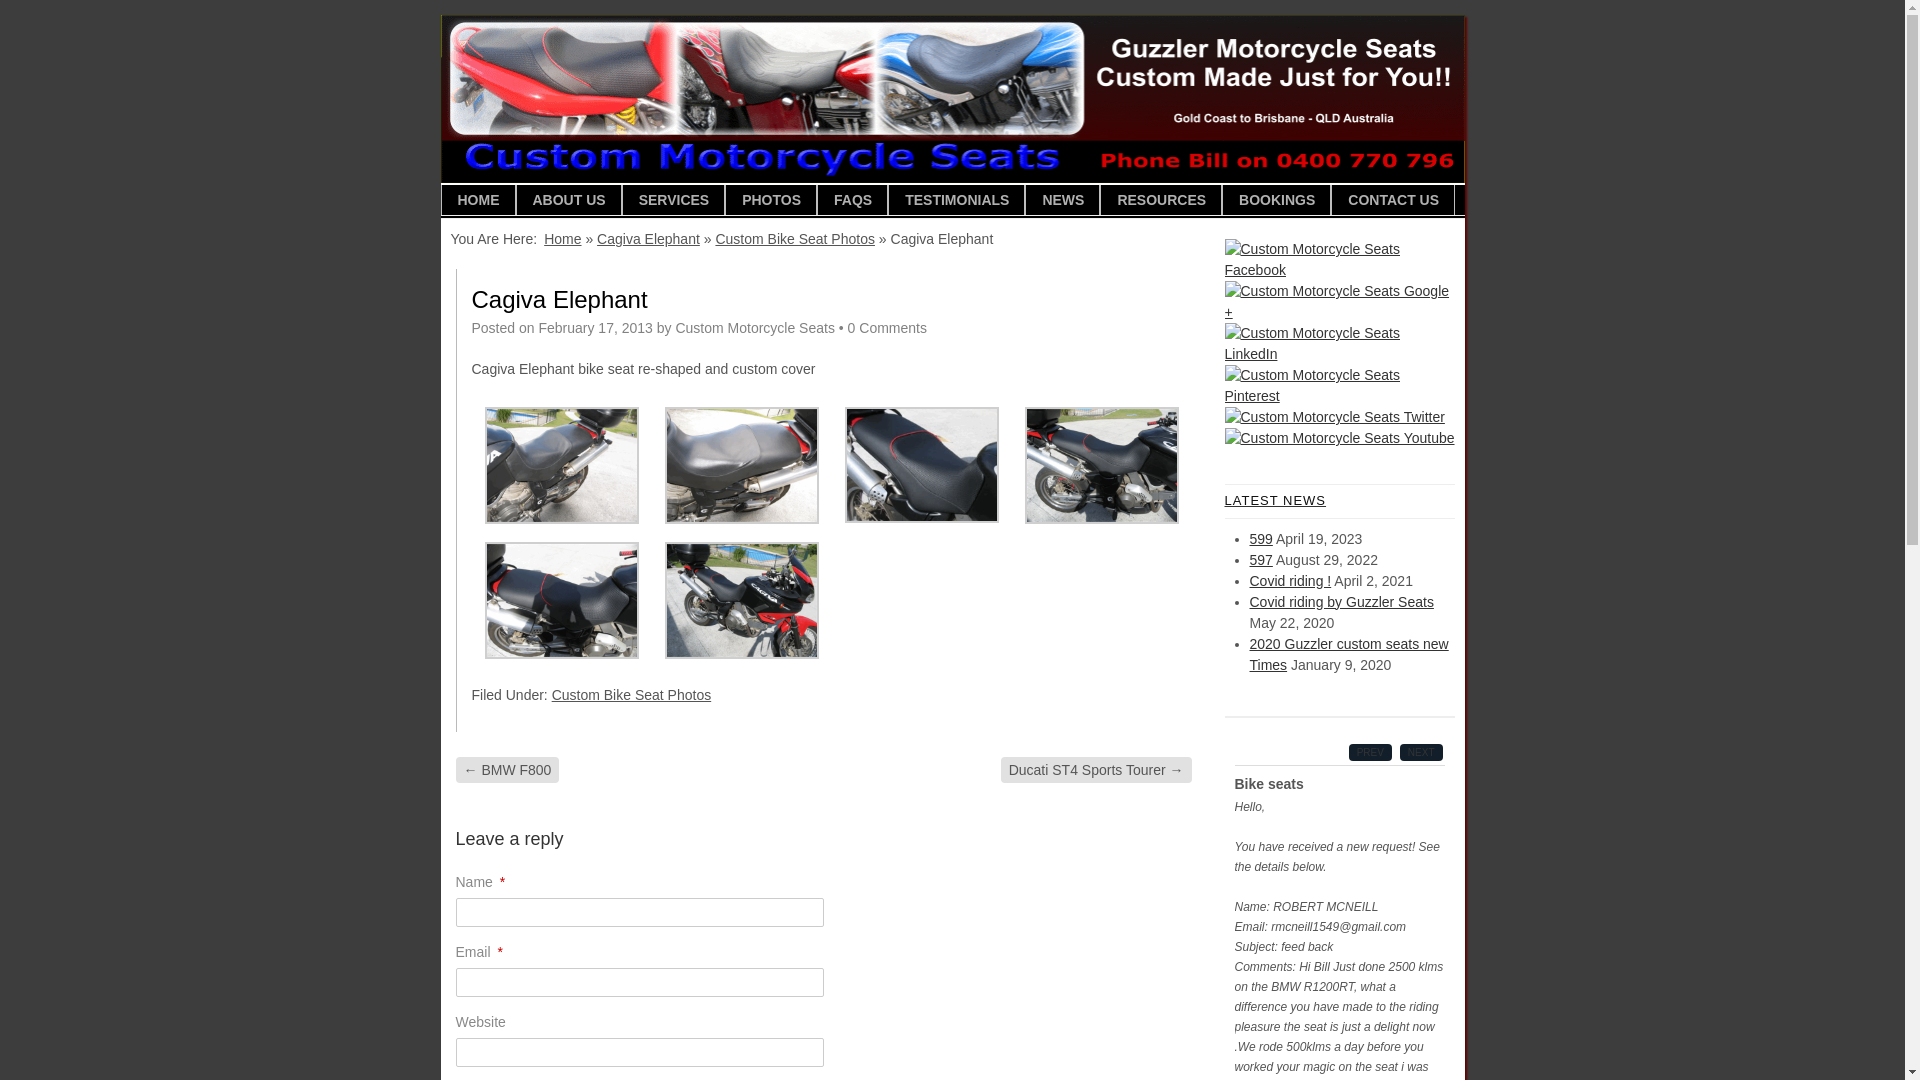 The image size is (1920, 1080). Describe the element at coordinates (648, 238) in the screenshot. I see `'Cagiva Elephant'` at that location.